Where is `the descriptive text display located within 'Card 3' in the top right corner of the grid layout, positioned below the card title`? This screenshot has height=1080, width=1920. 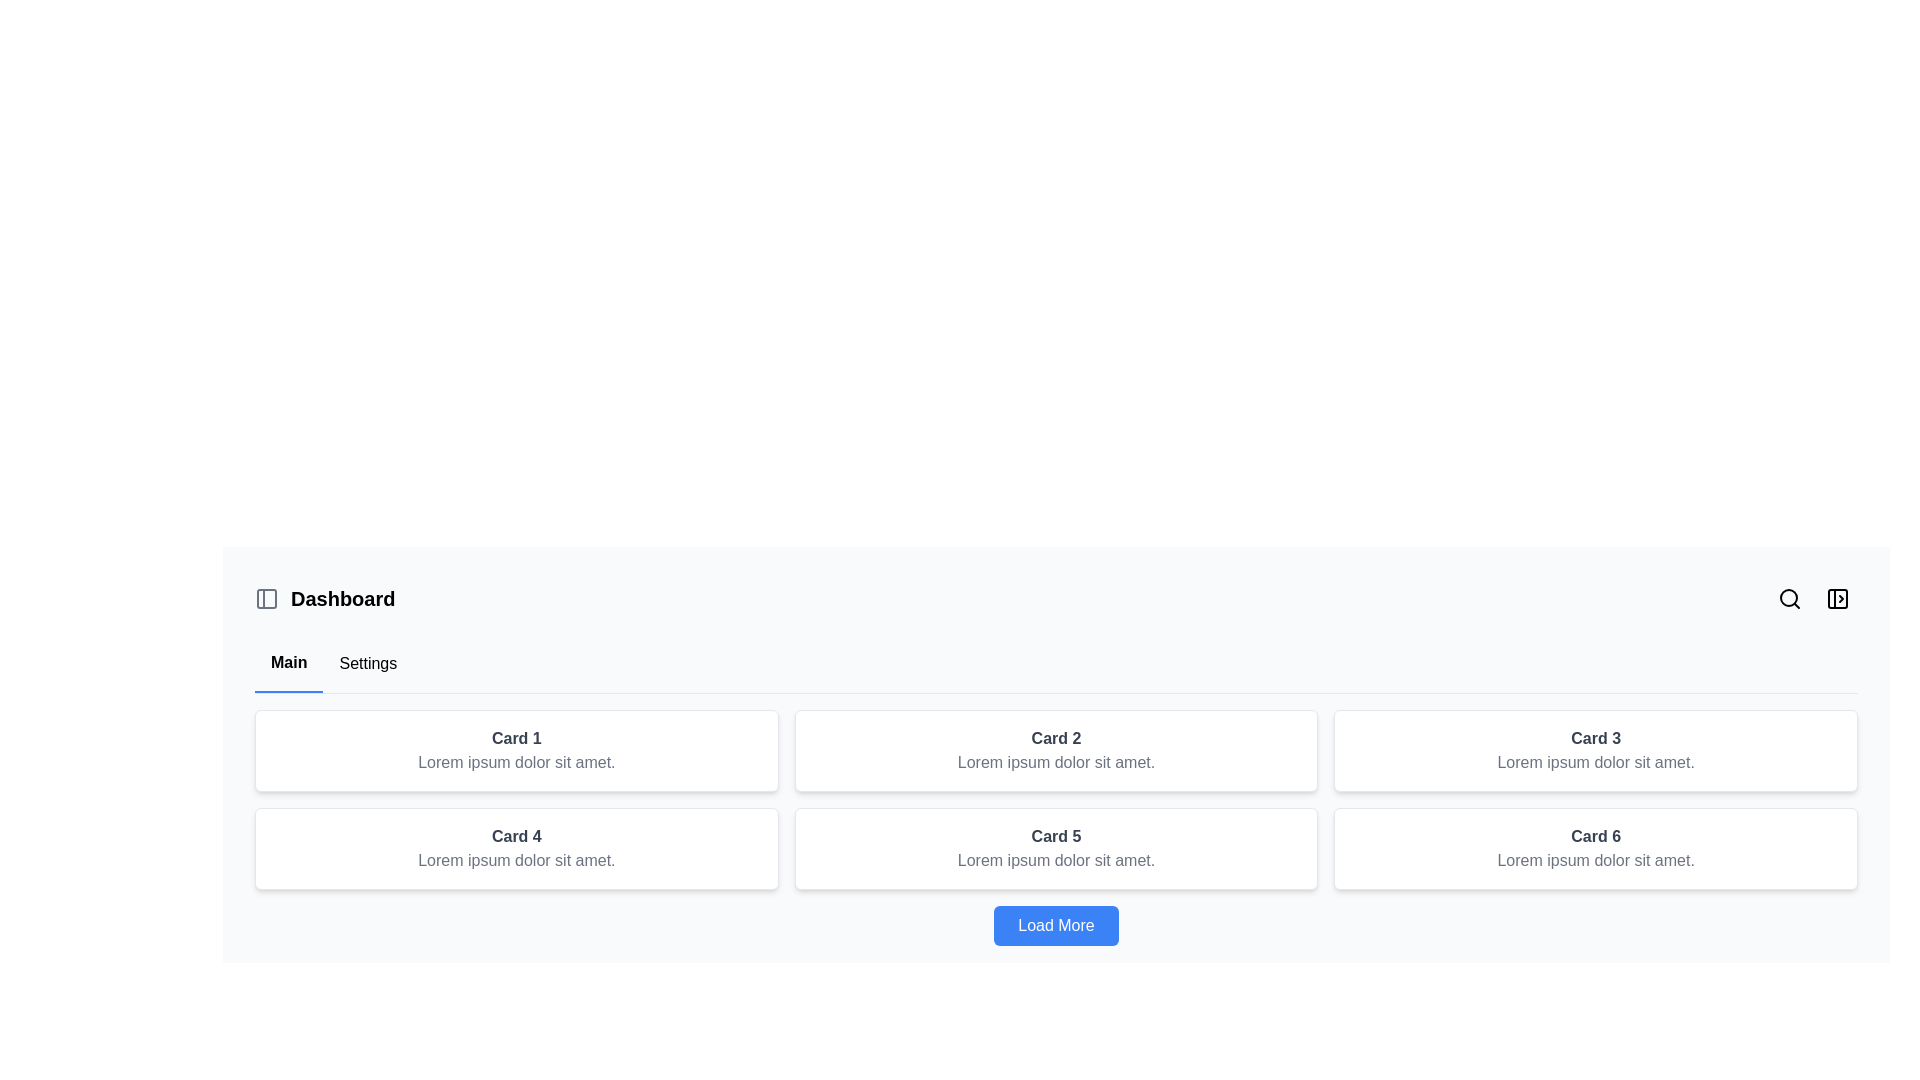 the descriptive text display located within 'Card 3' in the top right corner of the grid layout, positioned below the card title is located at coordinates (1595, 763).